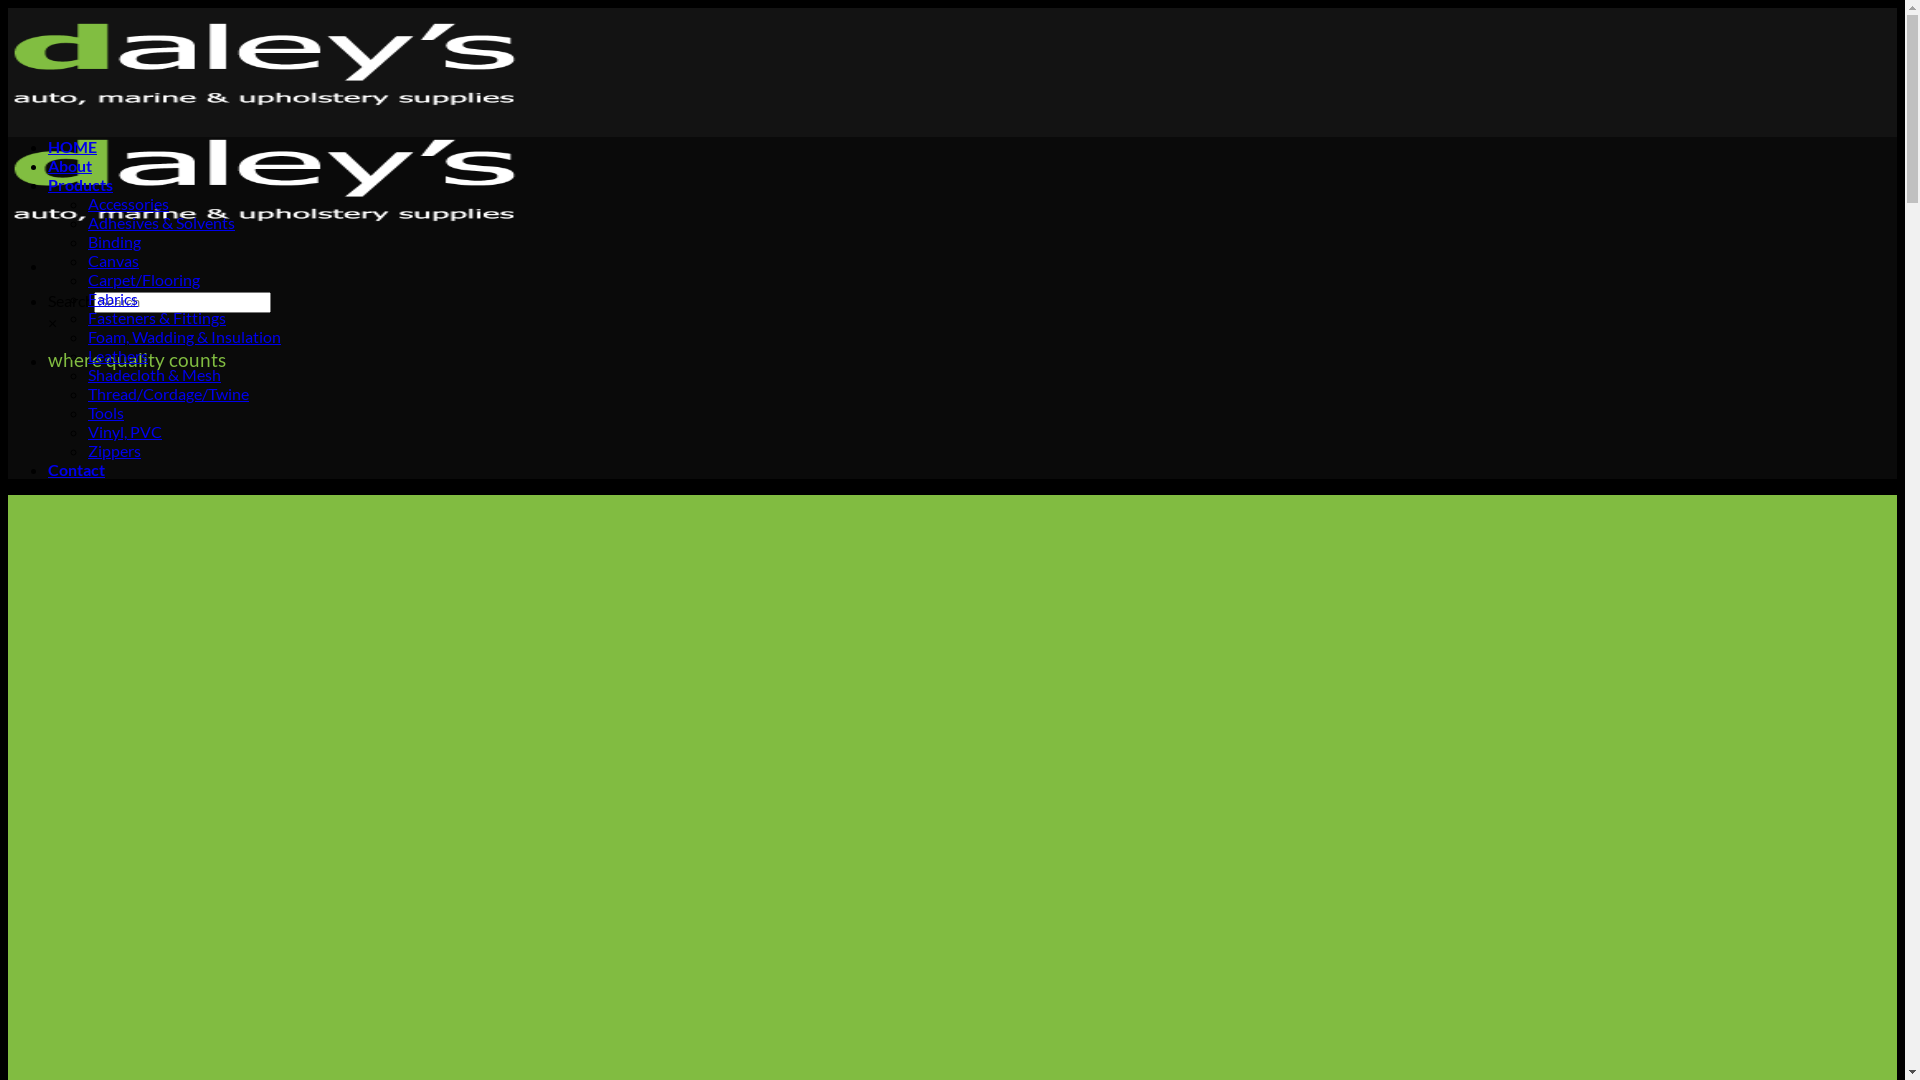  Describe the element at coordinates (123, 430) in the screenshot. I see `'Vinyl, PVC'` at that location.